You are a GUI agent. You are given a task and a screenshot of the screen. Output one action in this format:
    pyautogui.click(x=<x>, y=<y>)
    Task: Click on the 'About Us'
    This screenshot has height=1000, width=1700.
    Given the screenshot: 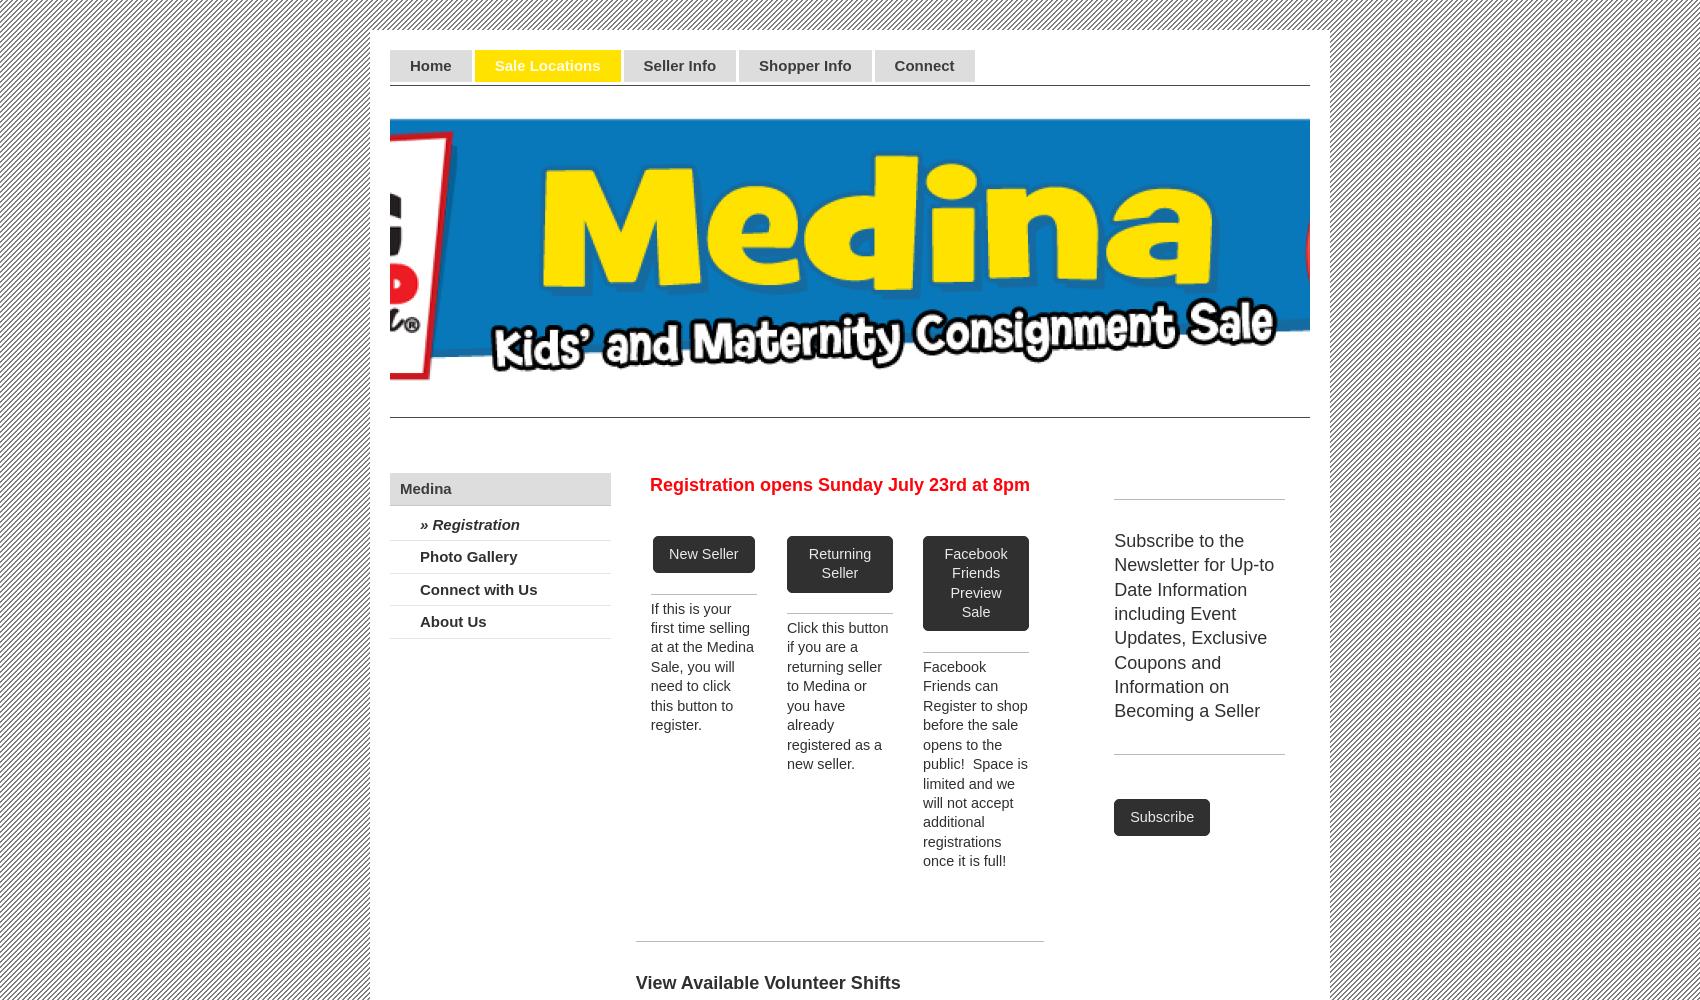 What is the action you would take?
    pyautogui.click(x=453, y=620)
    